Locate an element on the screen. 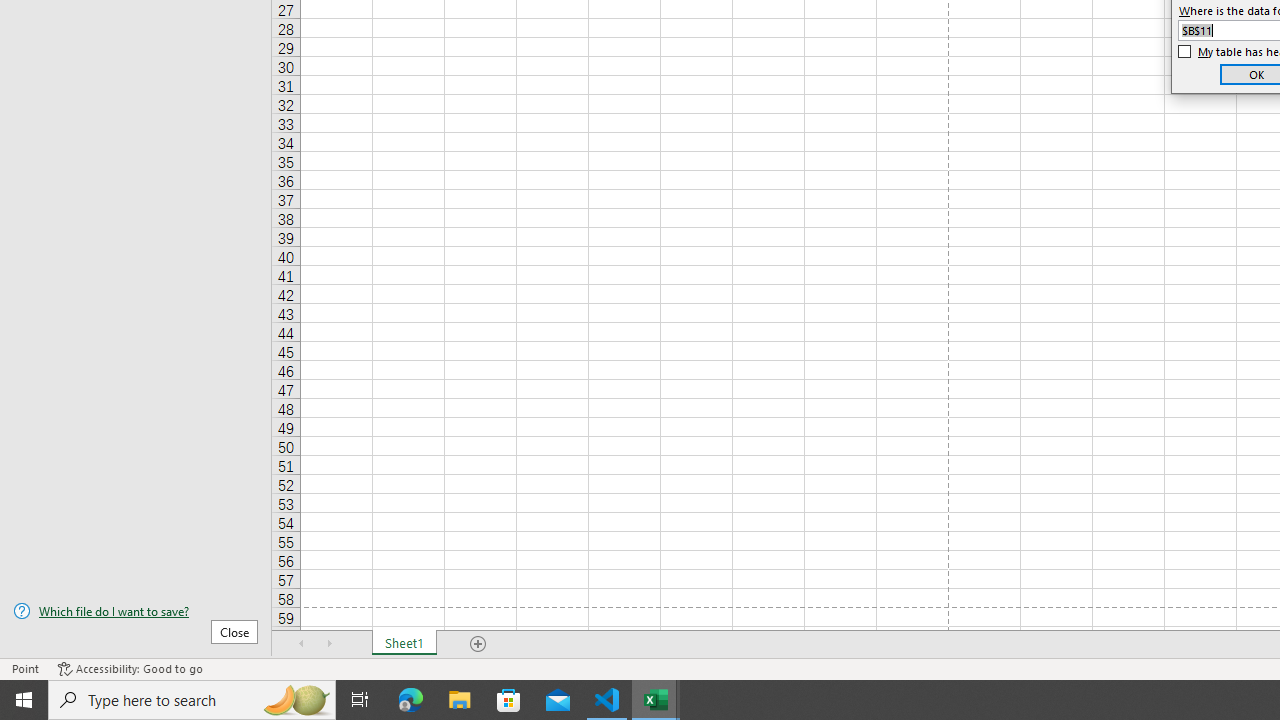  'Start' is located at coordinates (24, 698).